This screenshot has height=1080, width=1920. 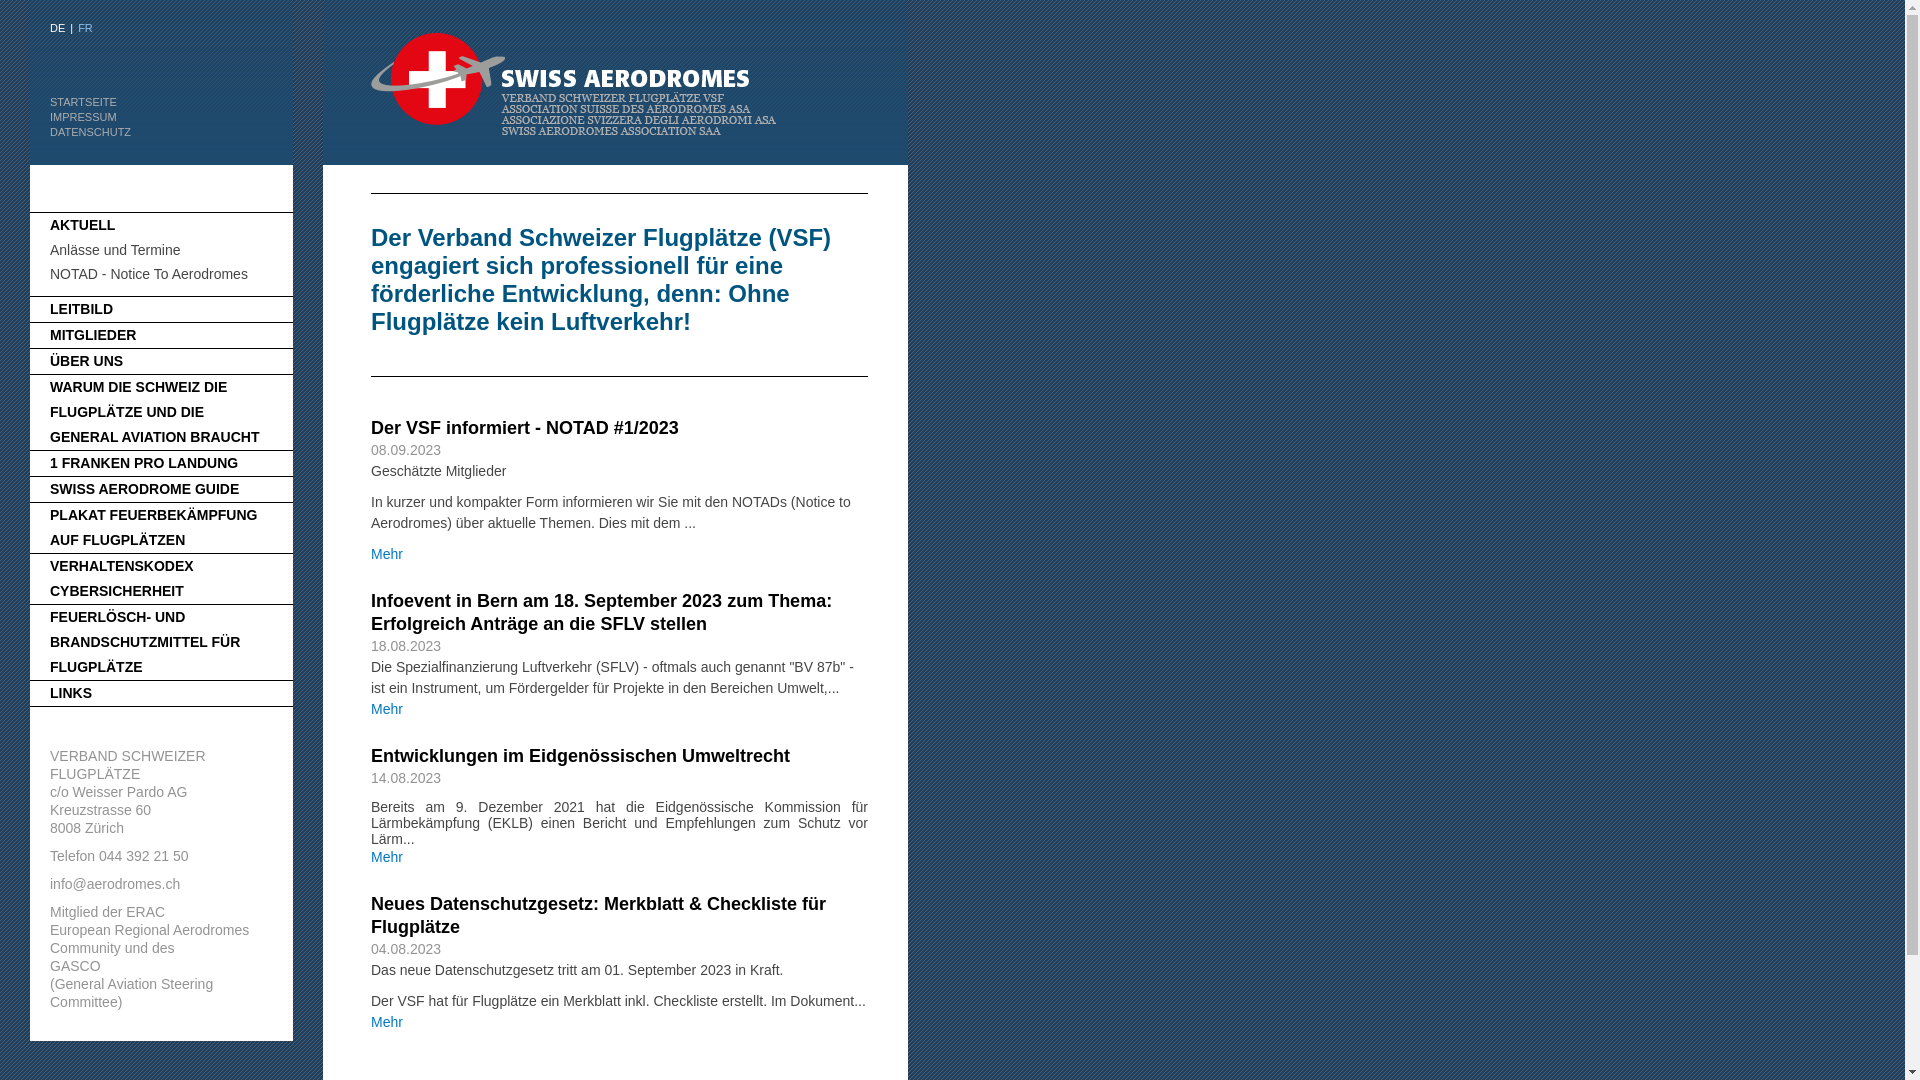 I want to click on 'LINKS', so click(x=49, y=692).